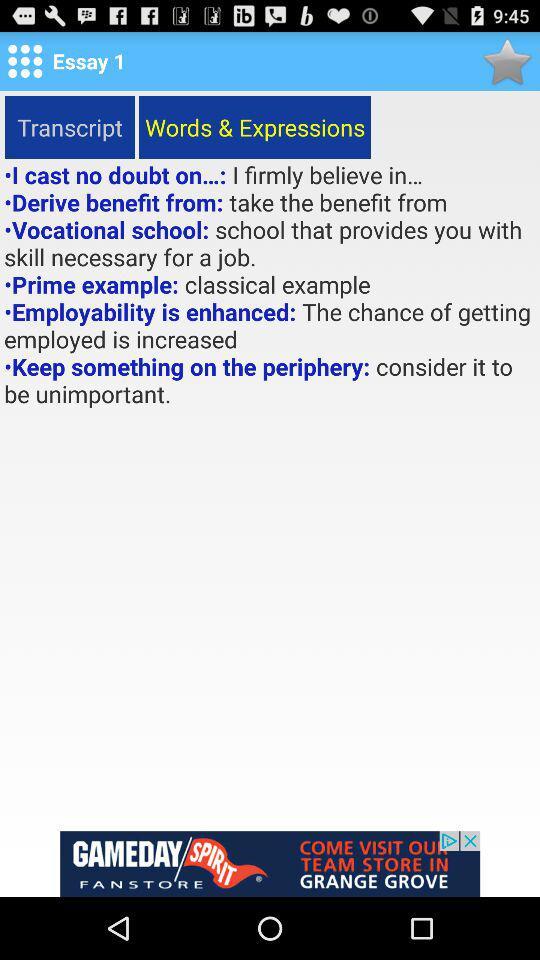 The height and width of the screenshot is (960, 540). What do you see at coordinates (24, 61) in the screenshot?
I see `settings` at bounding box center [24, 61].